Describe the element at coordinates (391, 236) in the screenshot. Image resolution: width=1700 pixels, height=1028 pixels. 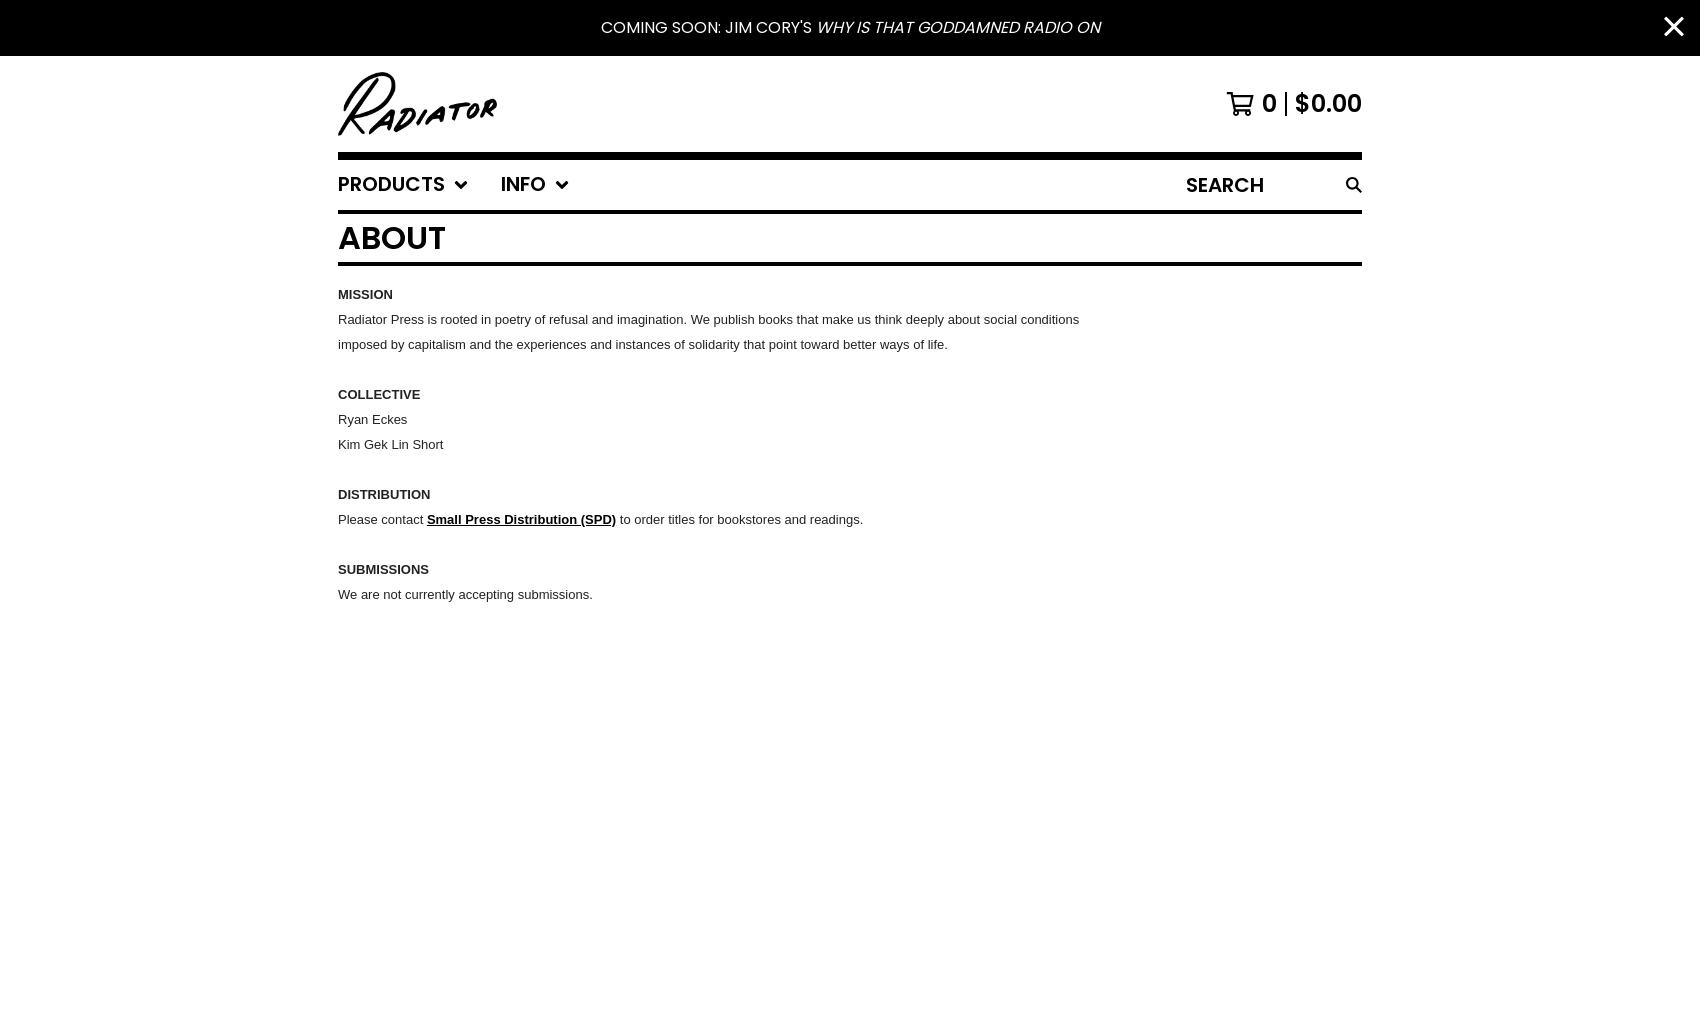
I see `'About'` at that location.